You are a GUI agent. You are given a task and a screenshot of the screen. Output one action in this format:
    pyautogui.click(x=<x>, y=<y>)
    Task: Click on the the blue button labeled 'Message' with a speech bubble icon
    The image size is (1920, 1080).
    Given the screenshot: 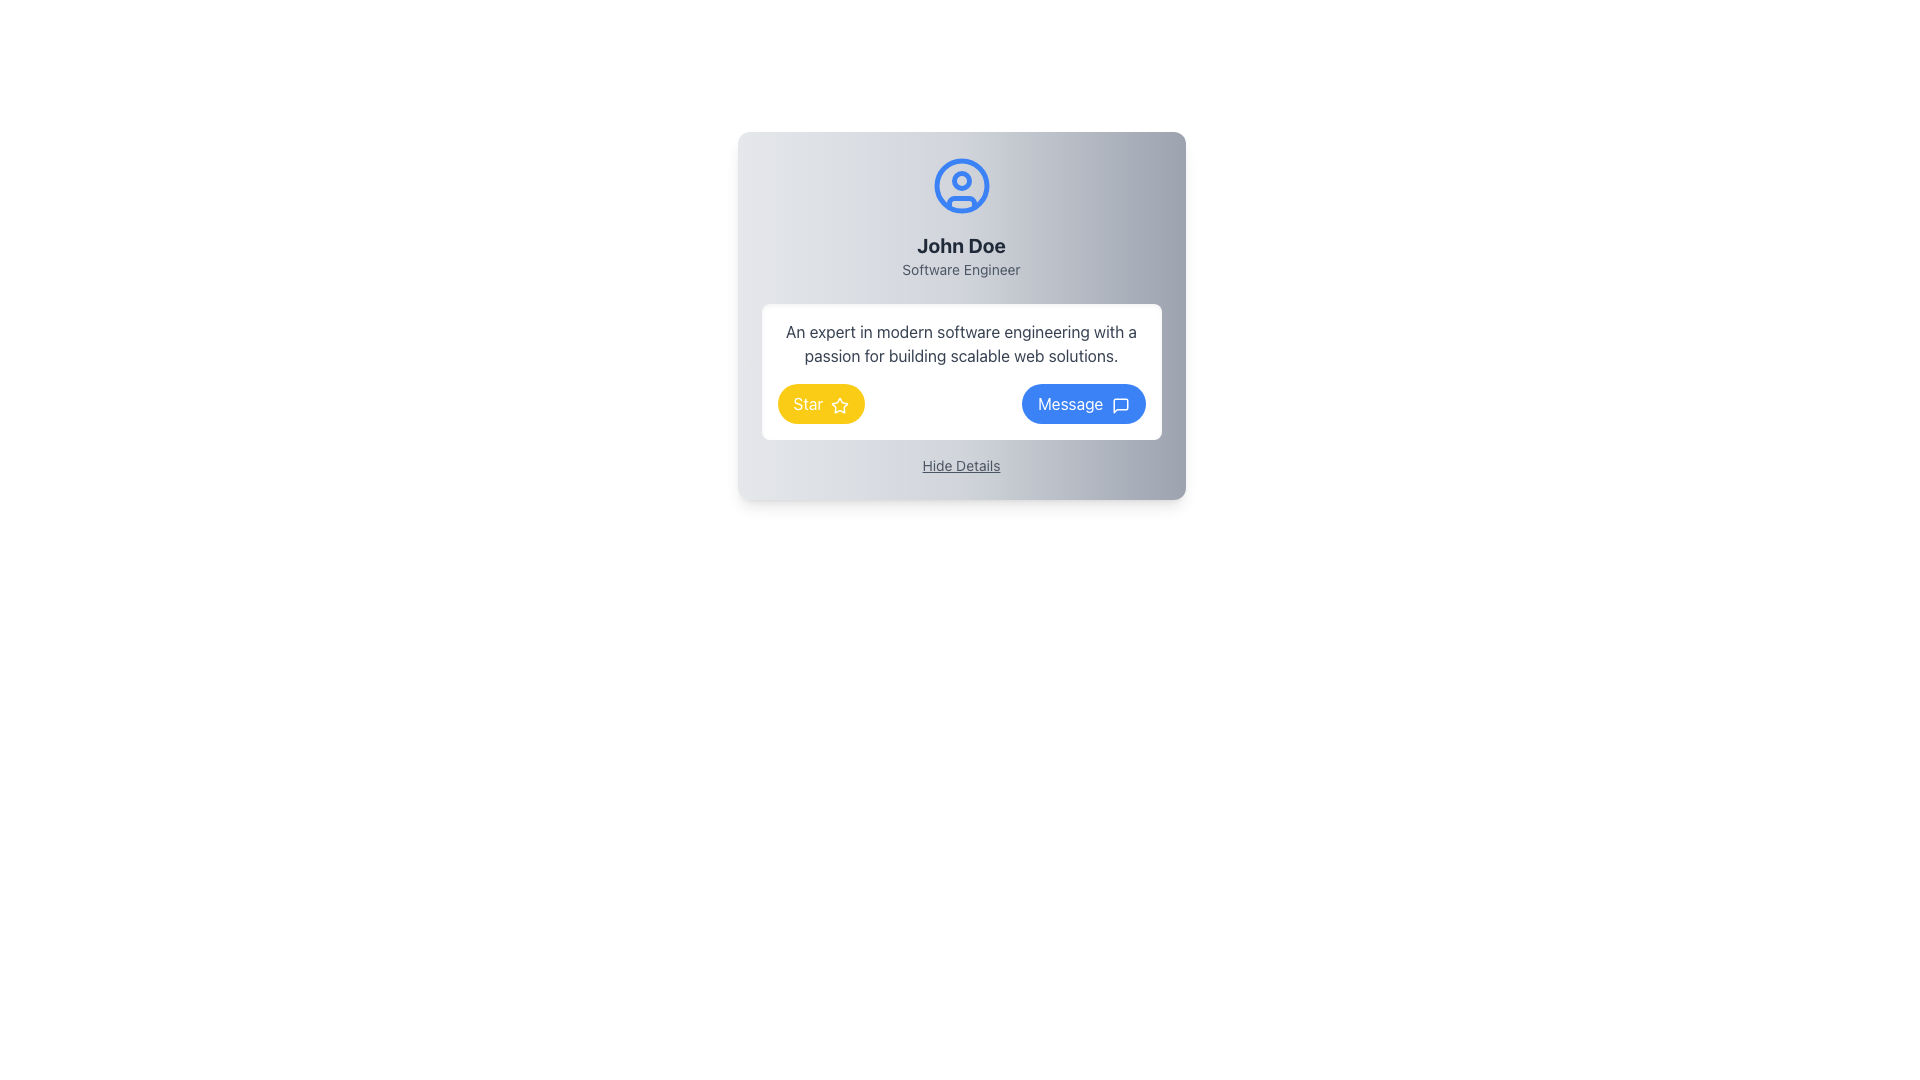 What is the action you would take?
    pyautogui.click(x=1082, y=404)
    